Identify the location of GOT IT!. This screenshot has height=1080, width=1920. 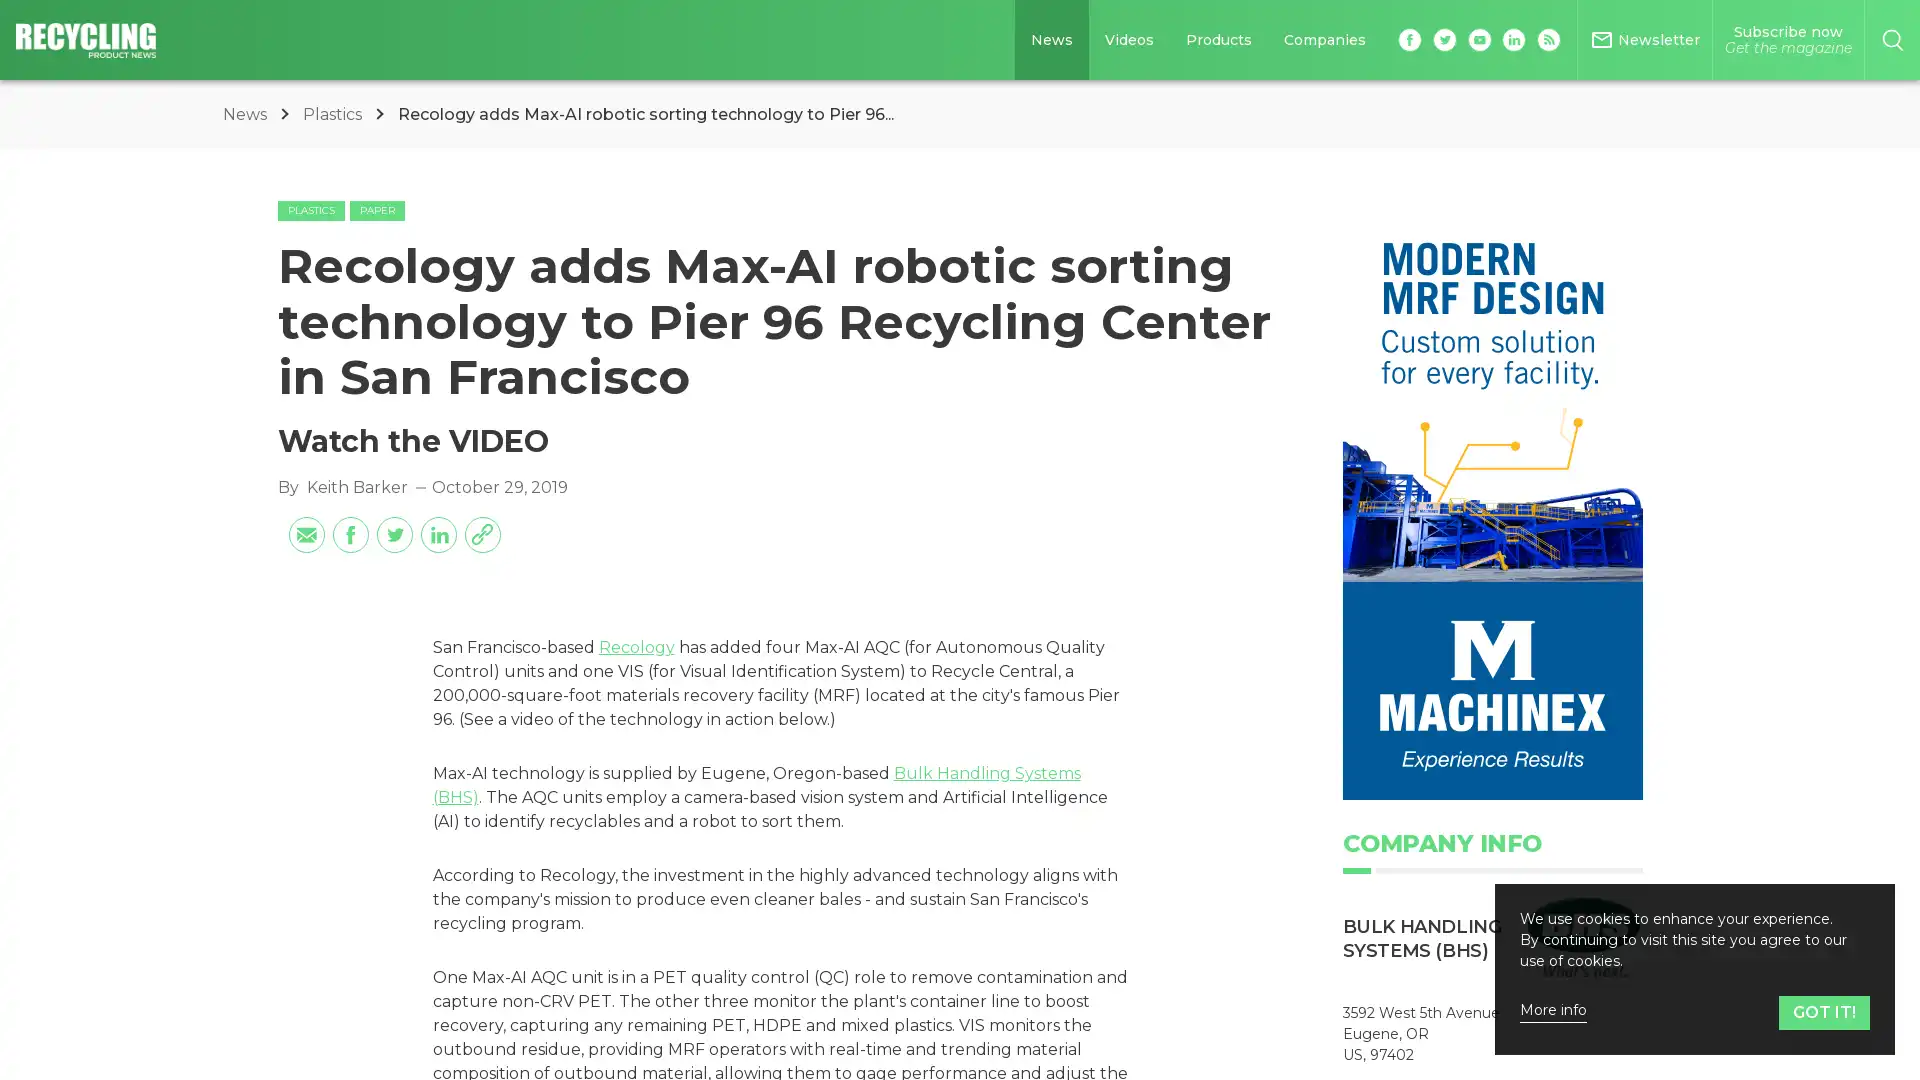
(1824, 1012).